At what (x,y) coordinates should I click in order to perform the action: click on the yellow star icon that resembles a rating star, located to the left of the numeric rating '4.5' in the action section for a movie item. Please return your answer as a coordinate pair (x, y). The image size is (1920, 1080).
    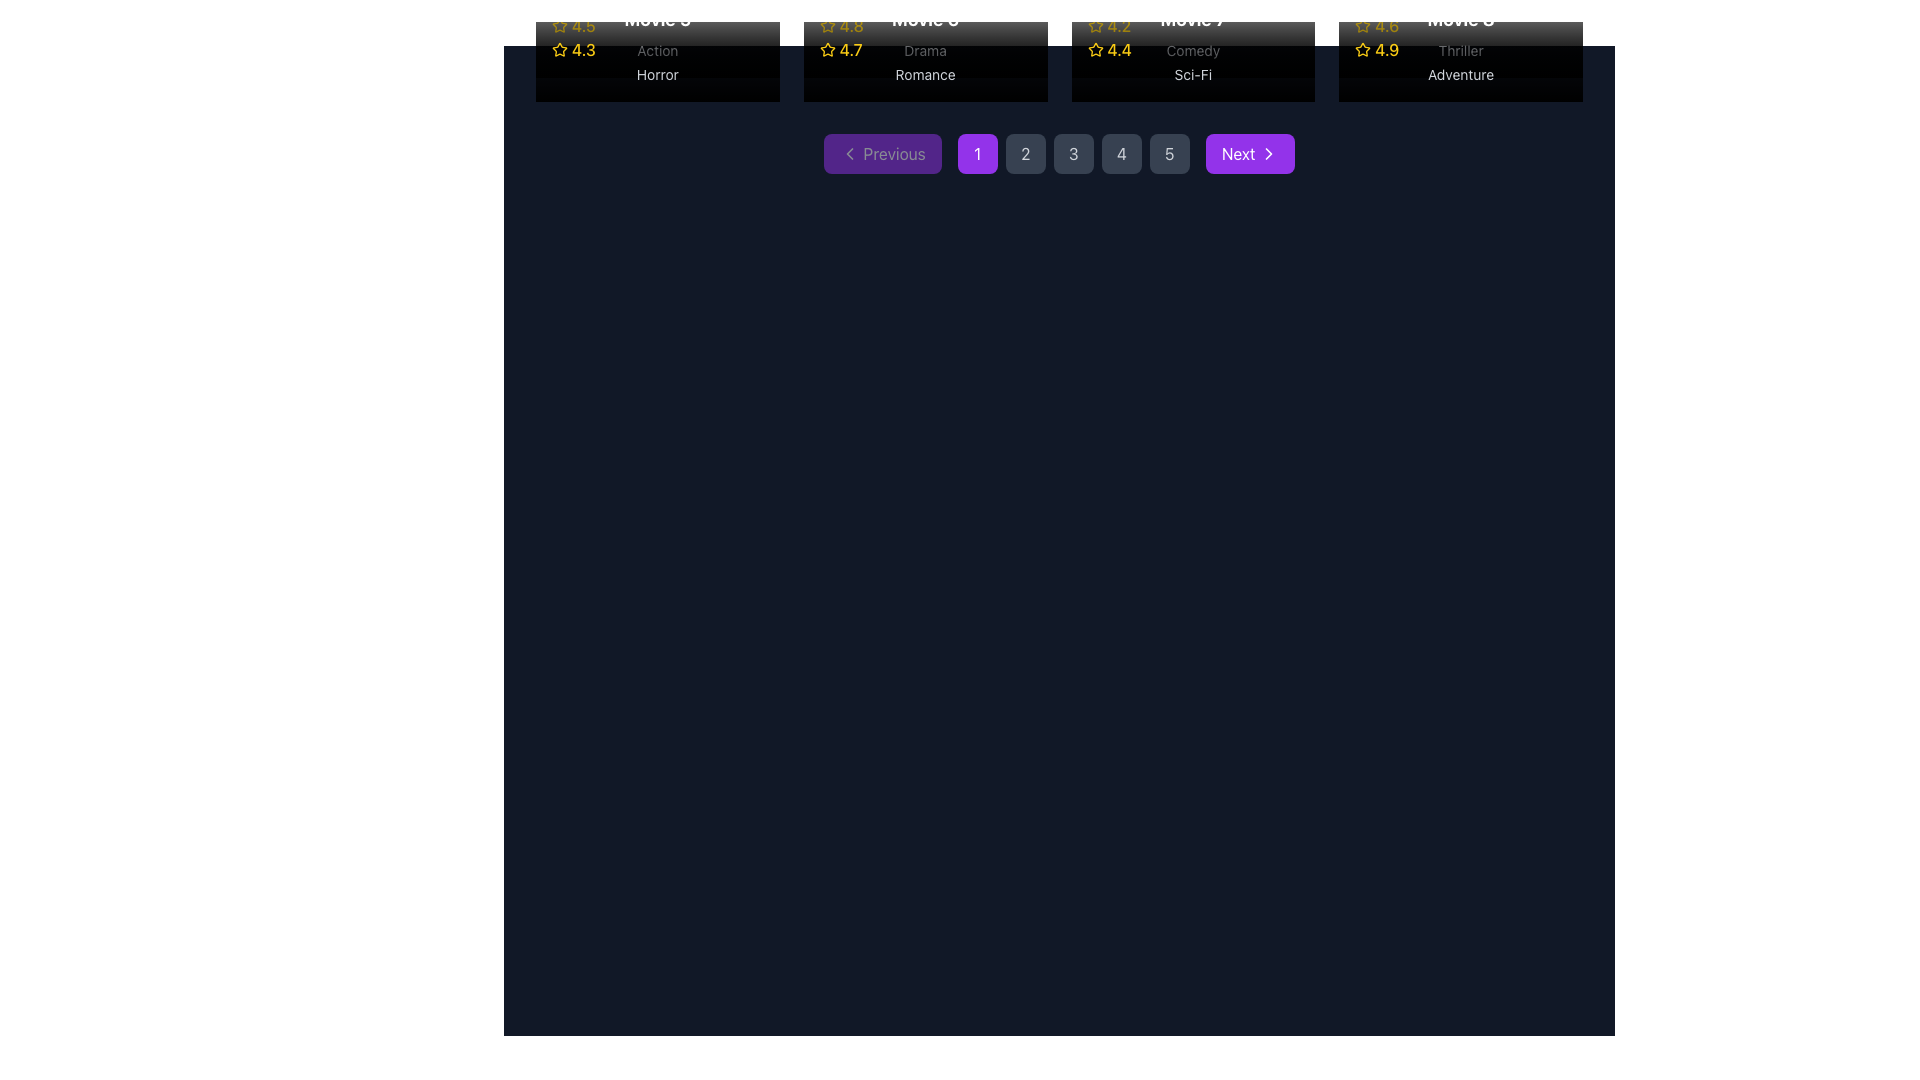
    Looking at the image, I should click on (560, 26).